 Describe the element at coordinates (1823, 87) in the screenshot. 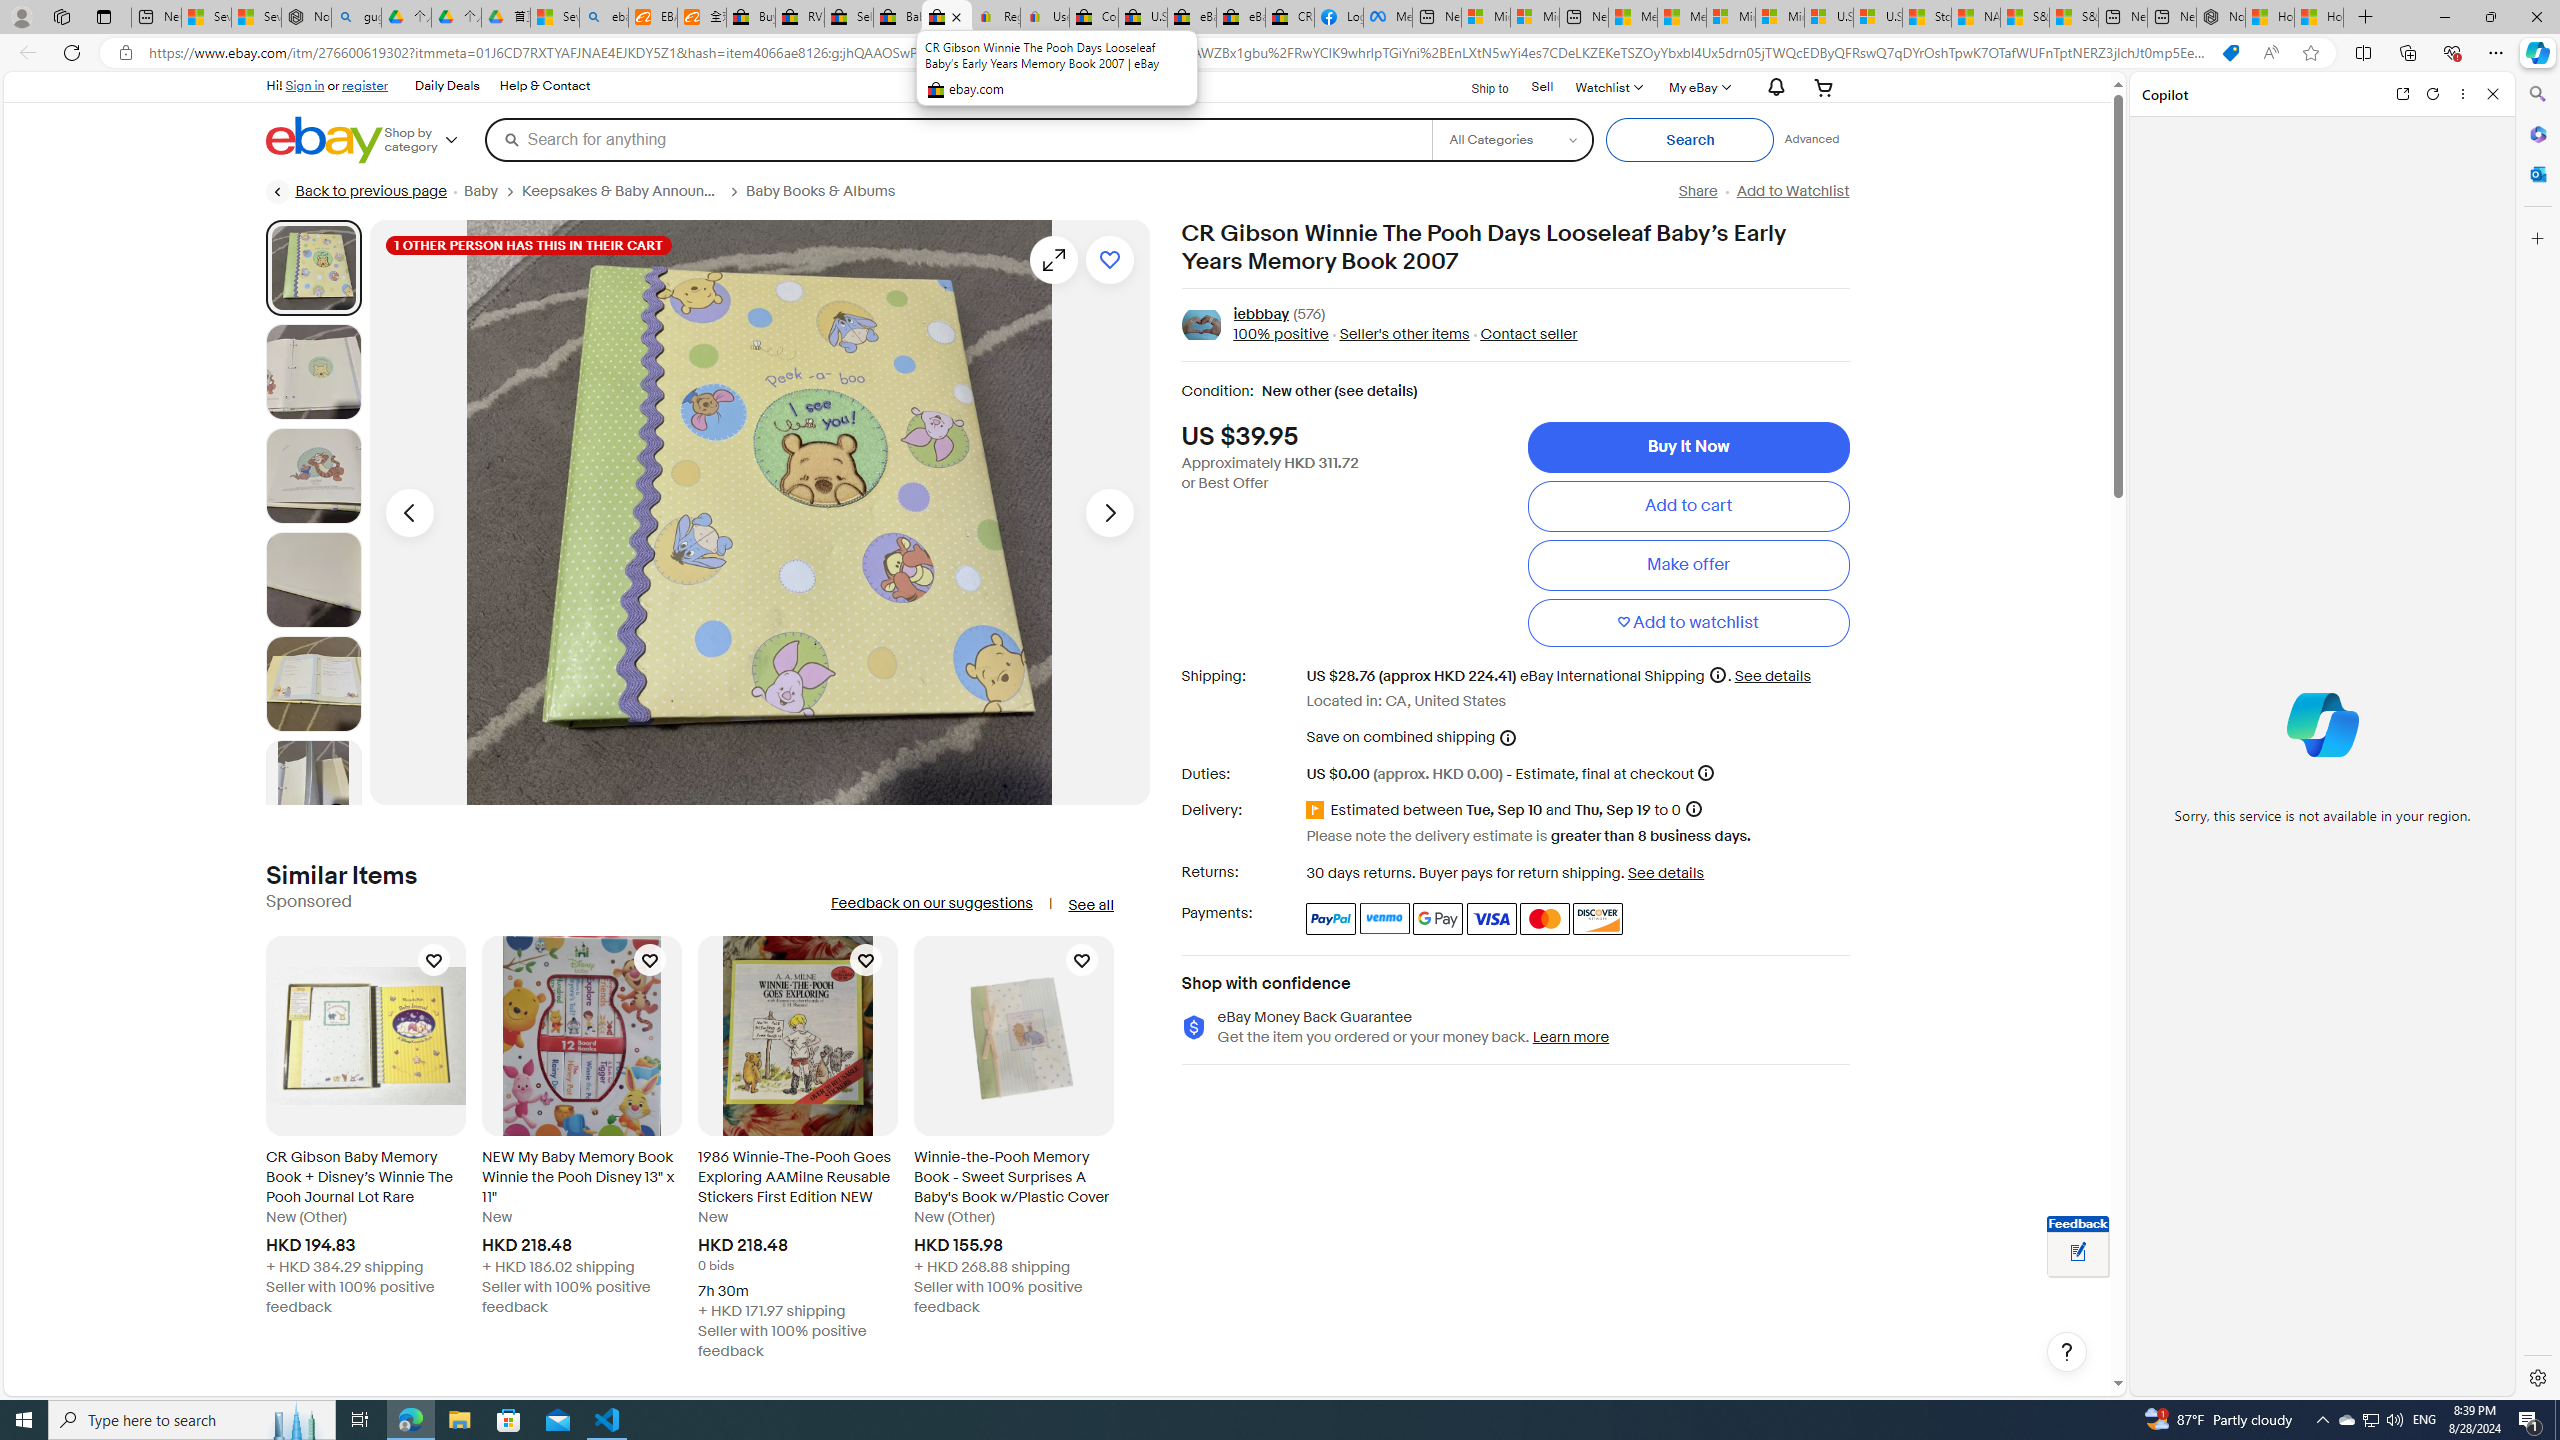

I see `'Your shopping cart'` at that location.